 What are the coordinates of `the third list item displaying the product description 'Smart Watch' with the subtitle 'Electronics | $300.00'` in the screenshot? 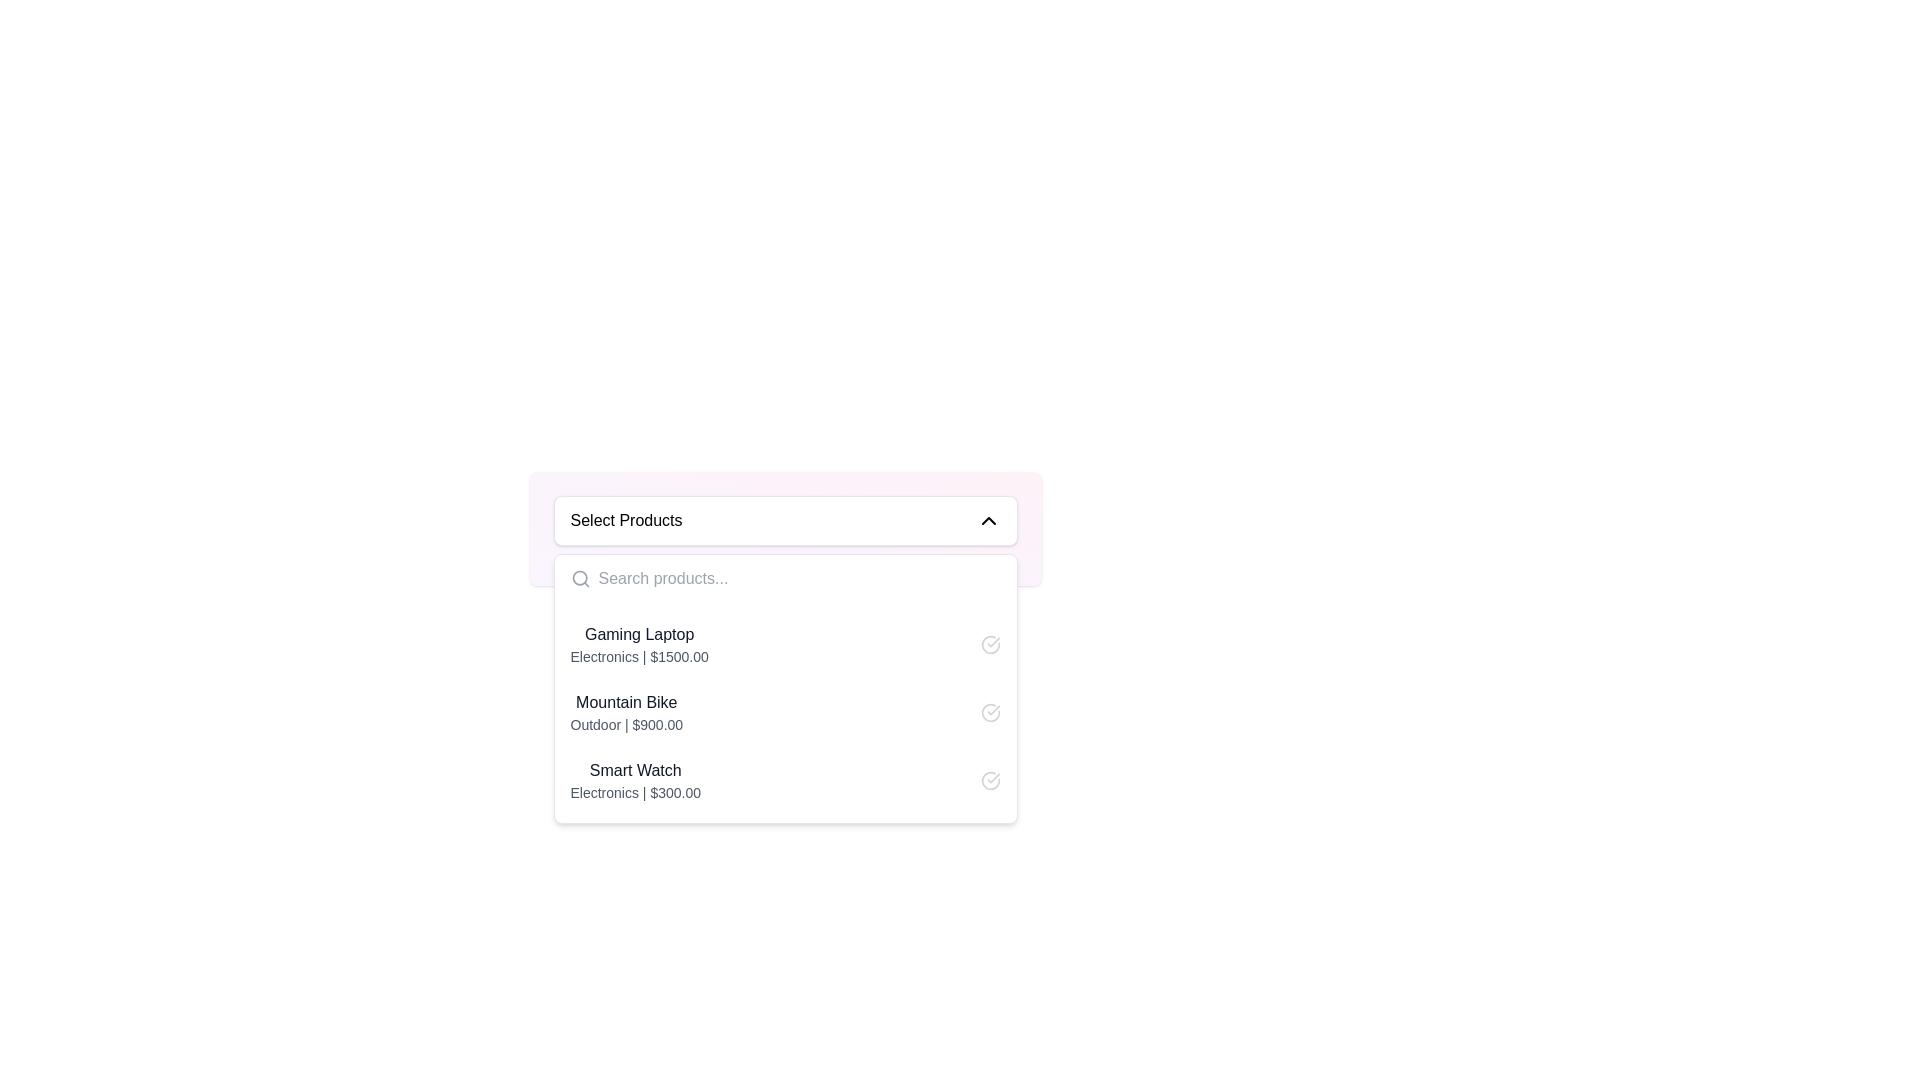 It's located at (784, 779).